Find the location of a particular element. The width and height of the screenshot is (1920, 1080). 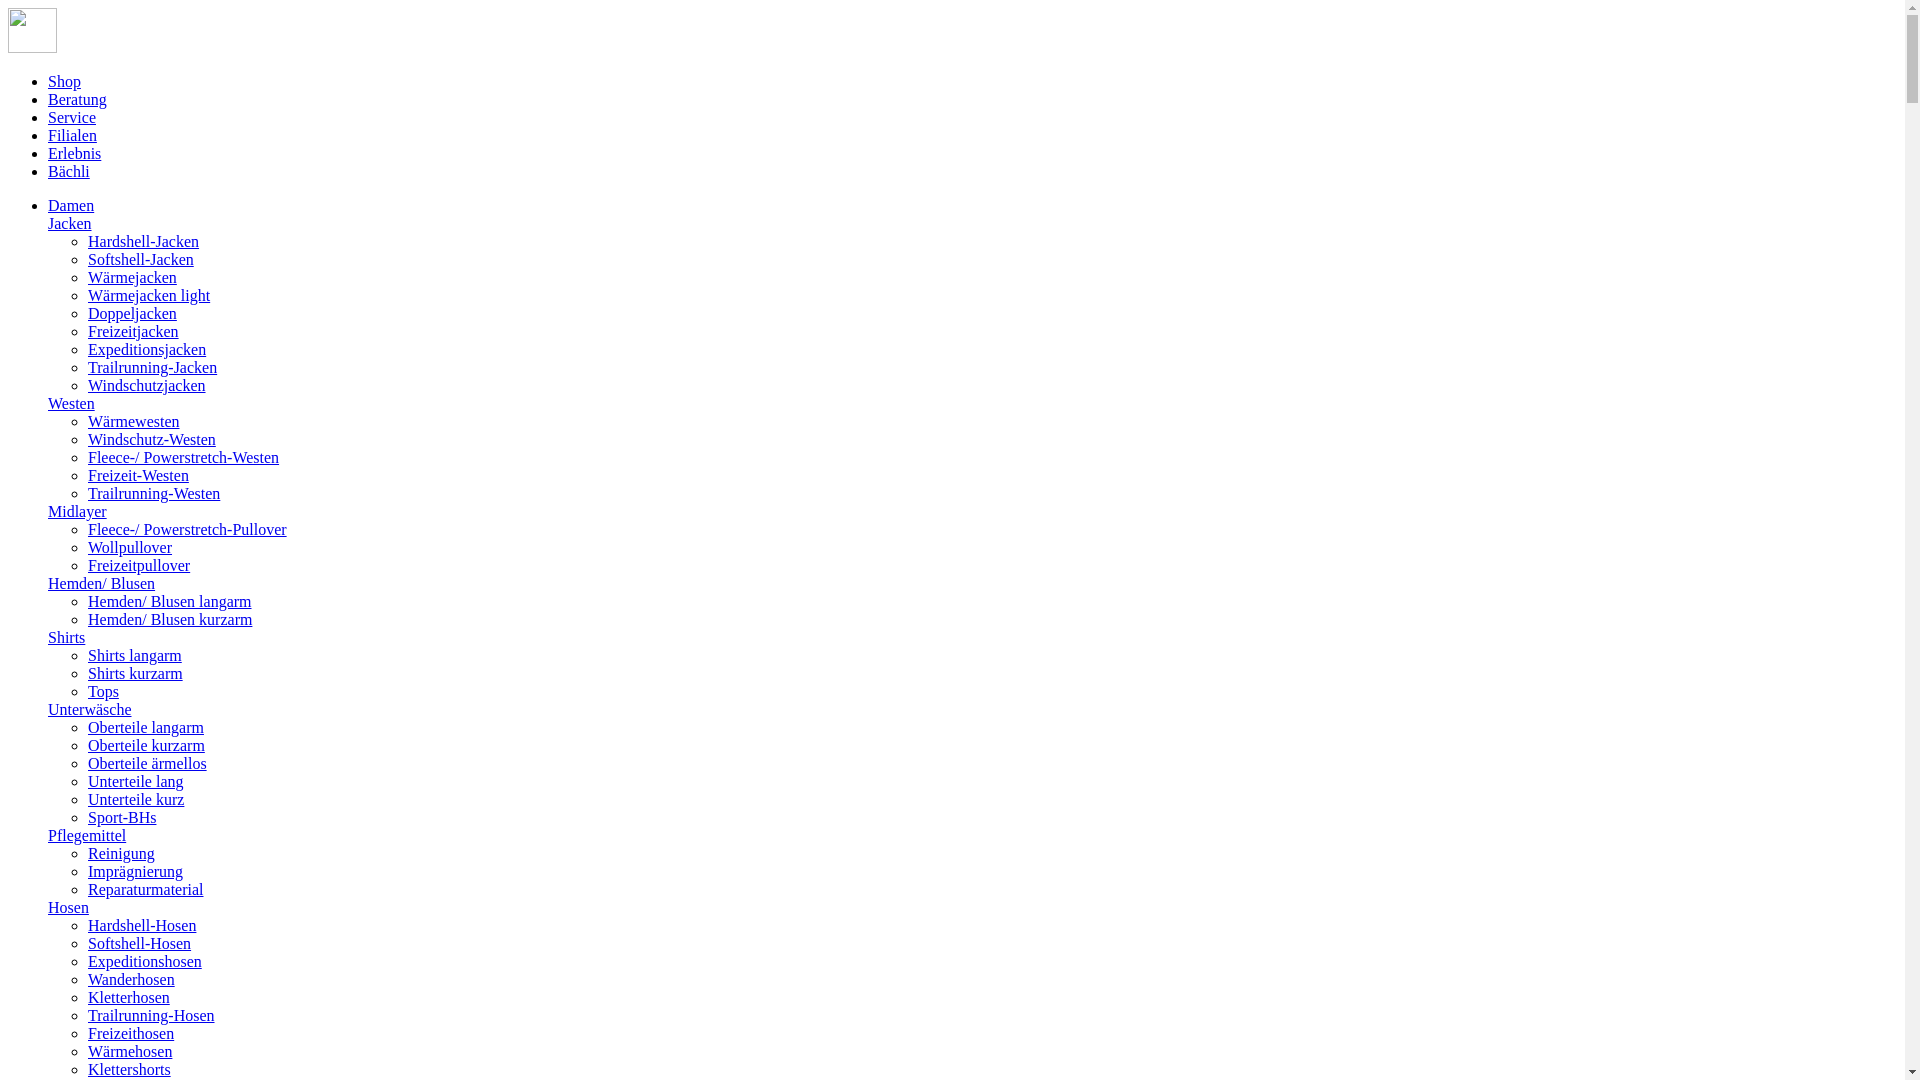

'Reinigung' is located at coordinates (120, 853).